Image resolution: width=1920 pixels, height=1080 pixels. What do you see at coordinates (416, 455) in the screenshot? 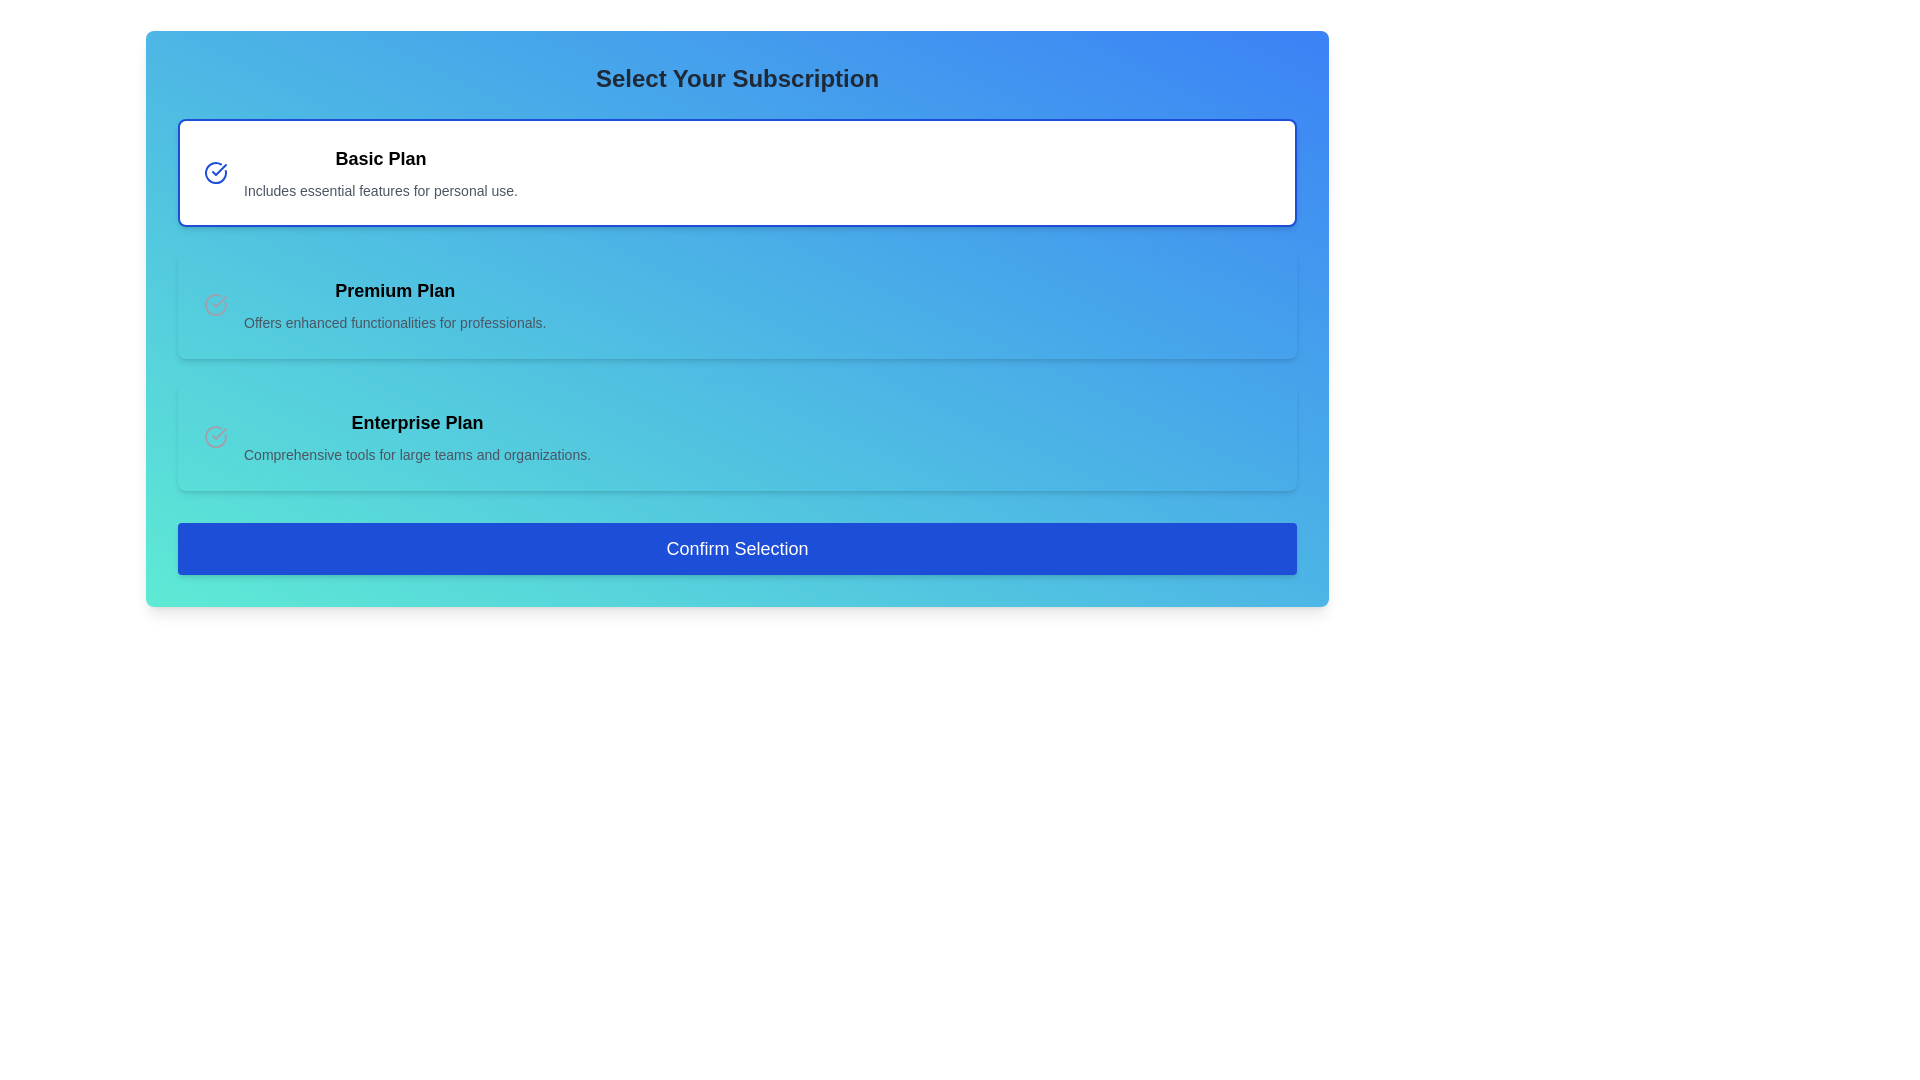
I see `the explanatory text element located below the 'Enterprise Plan' heading, which describes the benefits and target audience of the subscription option` at bounding box center [416, 455].